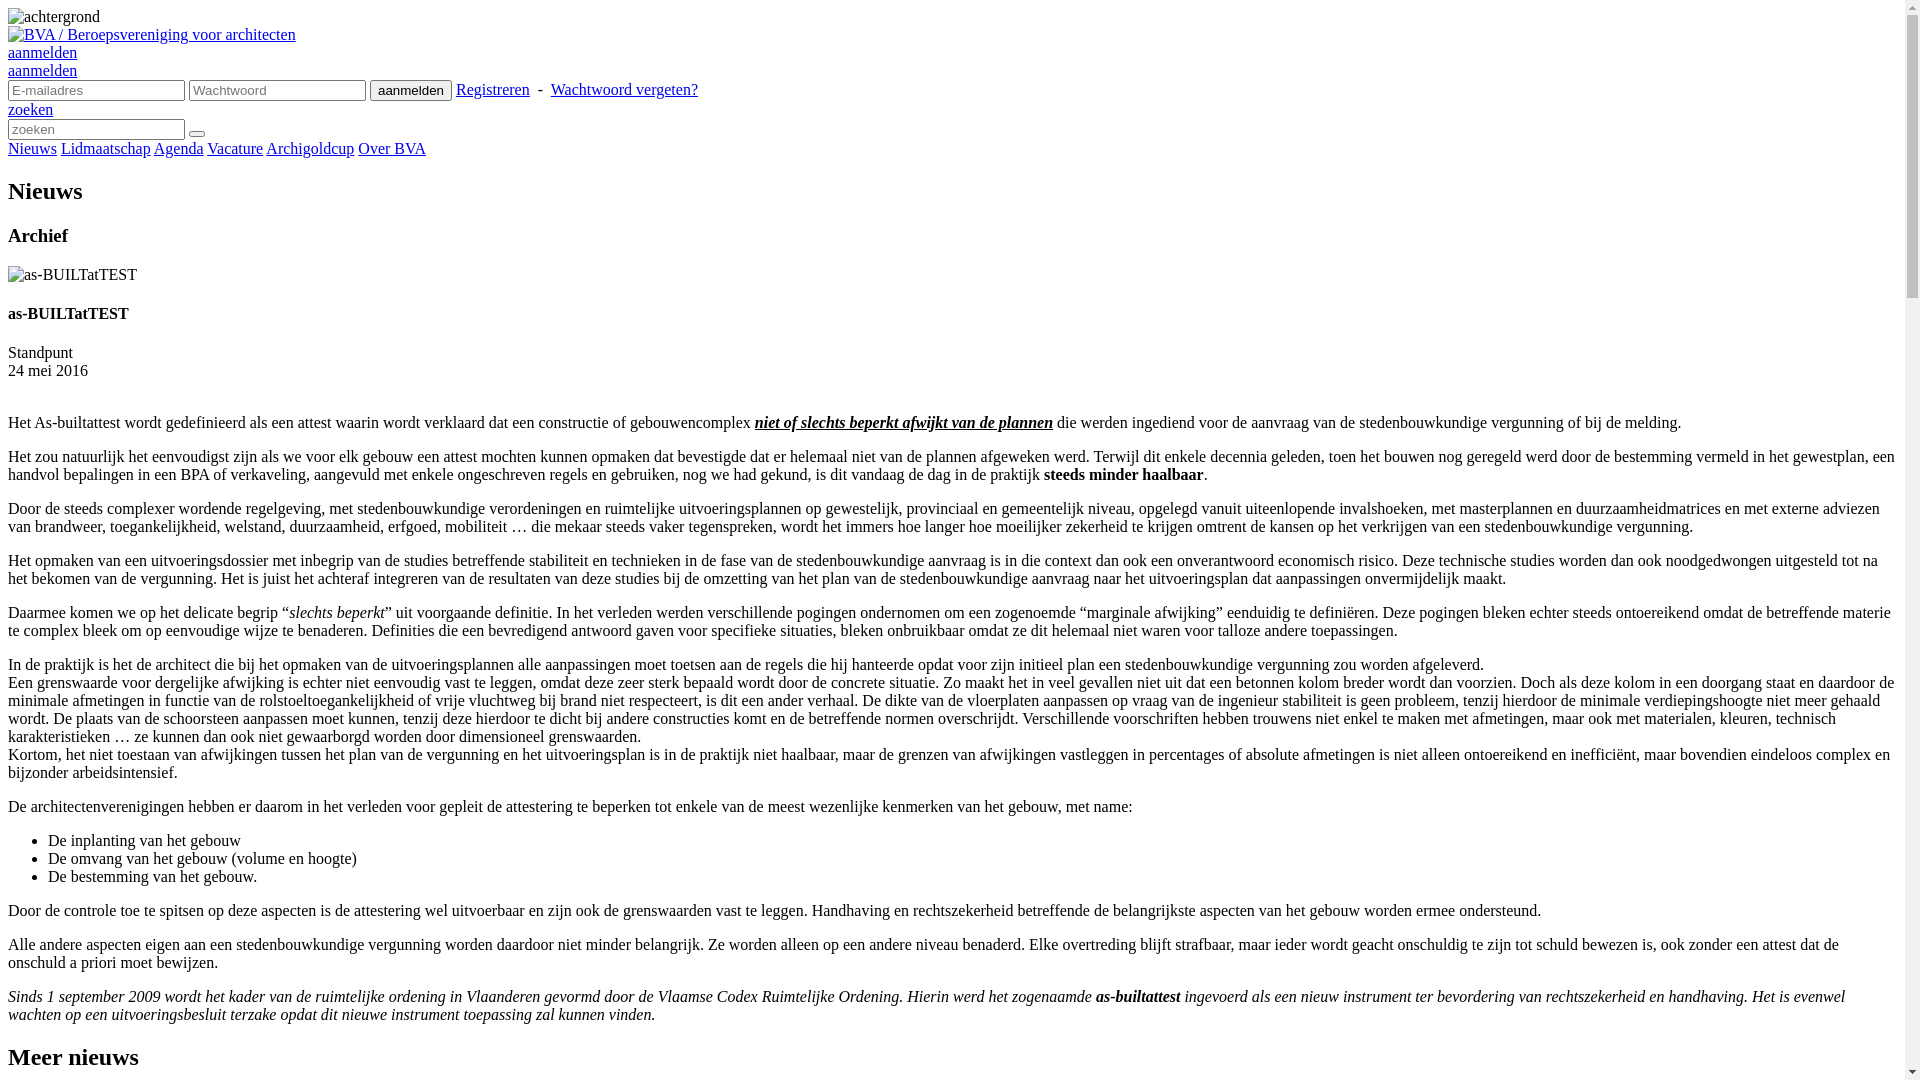 The image size is (1920, 1080). What do you see at coordinates (235, 147) in the screenshot?
I see `'Vacature'` at bounding box center [235, 147].